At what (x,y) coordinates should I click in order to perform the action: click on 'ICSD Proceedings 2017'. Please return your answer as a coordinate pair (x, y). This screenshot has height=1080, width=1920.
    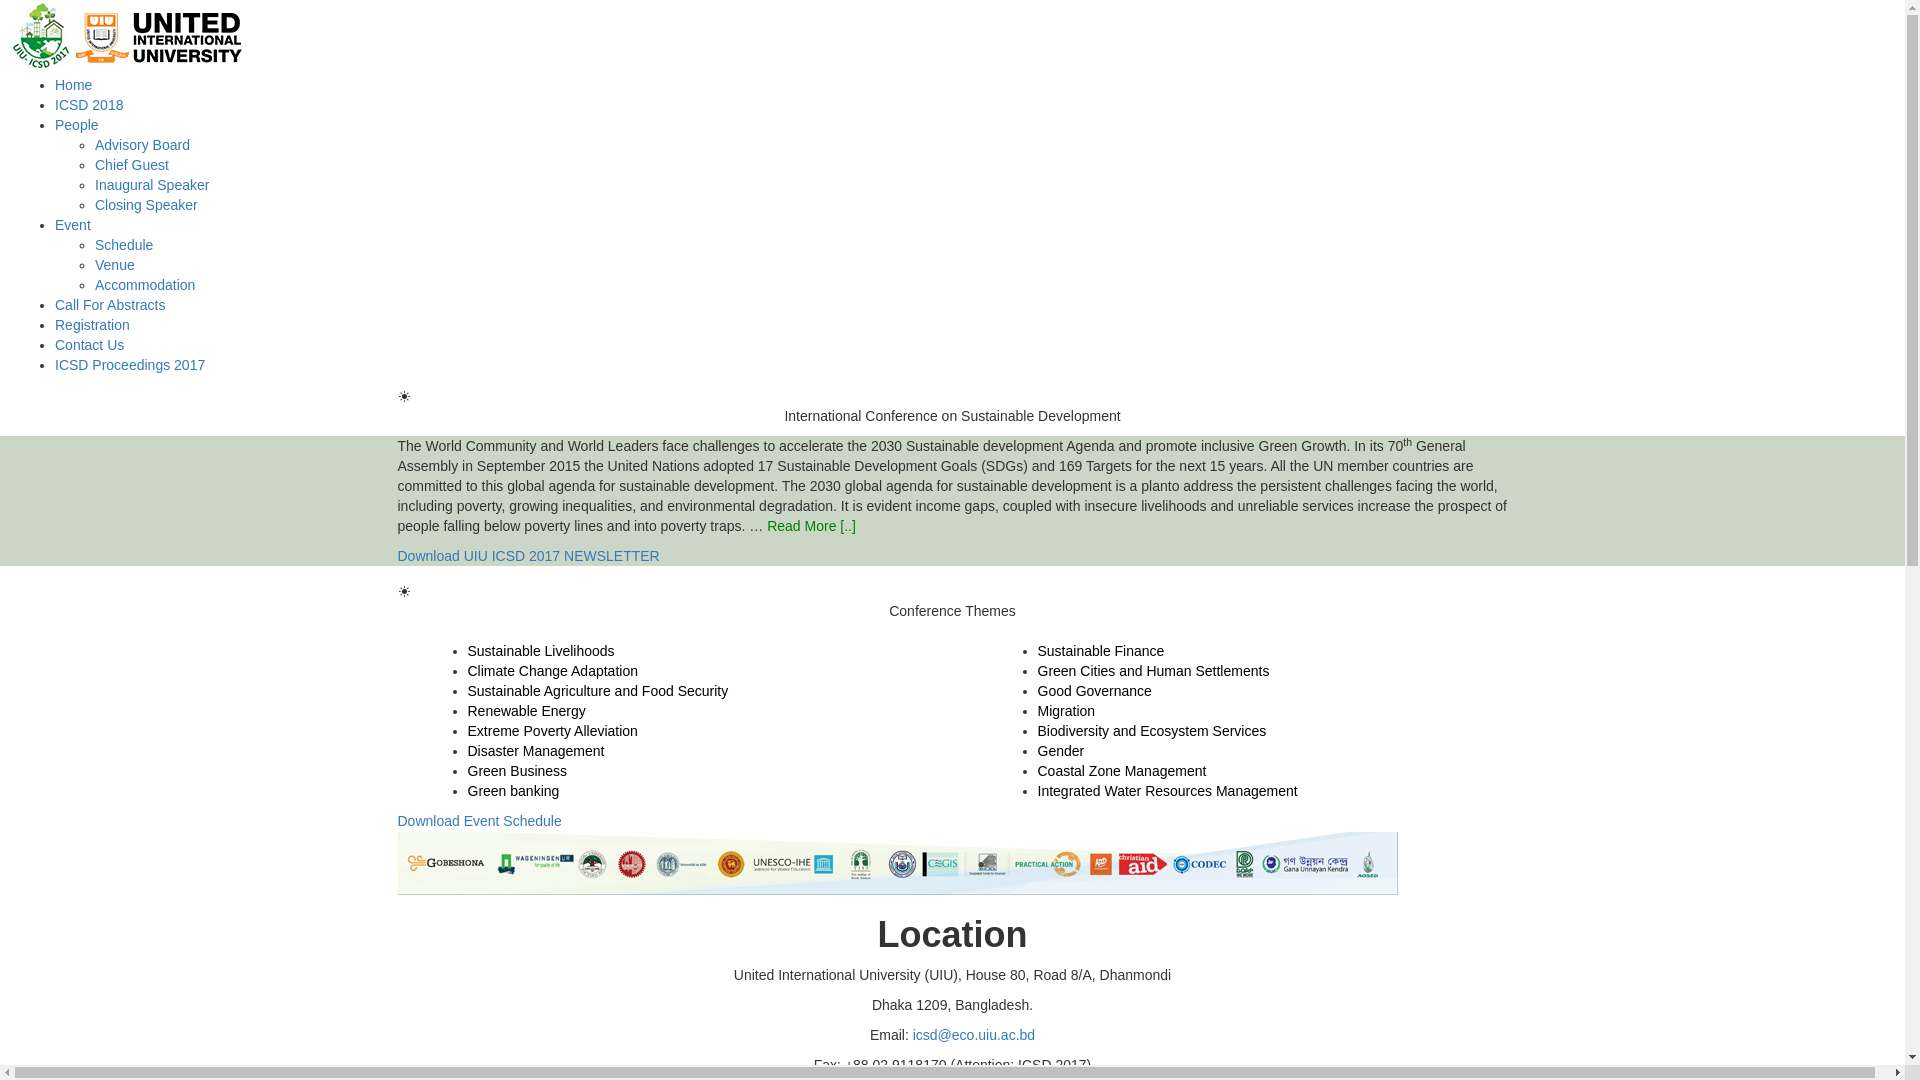
    Looking at the image, I should click on (128, 365).